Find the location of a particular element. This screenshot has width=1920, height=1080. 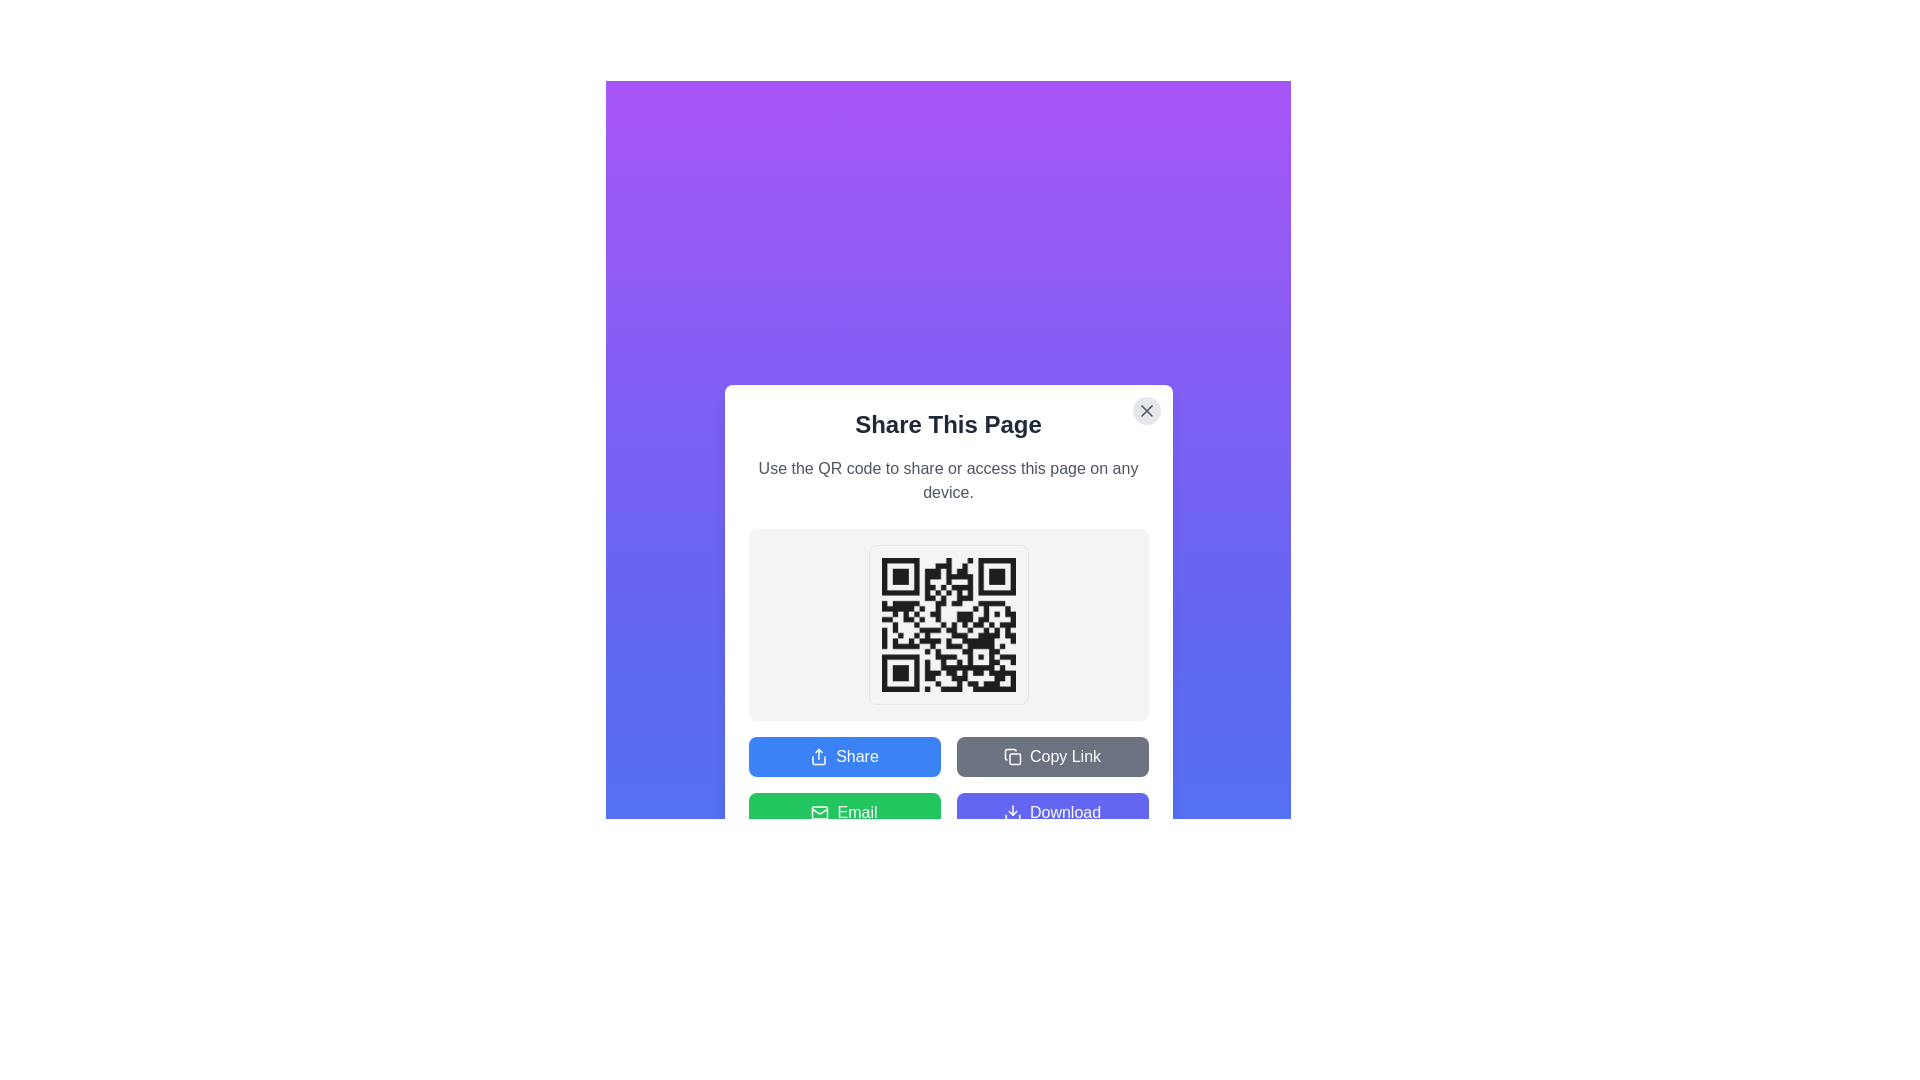

information displayed in the text block that says 'Use the QR code to share or access this page on any device.' This text is styled with a smaller font and grayish tone, located beneath the heading 'Share This Page' in the modal box is located at coordinates (947, 481).